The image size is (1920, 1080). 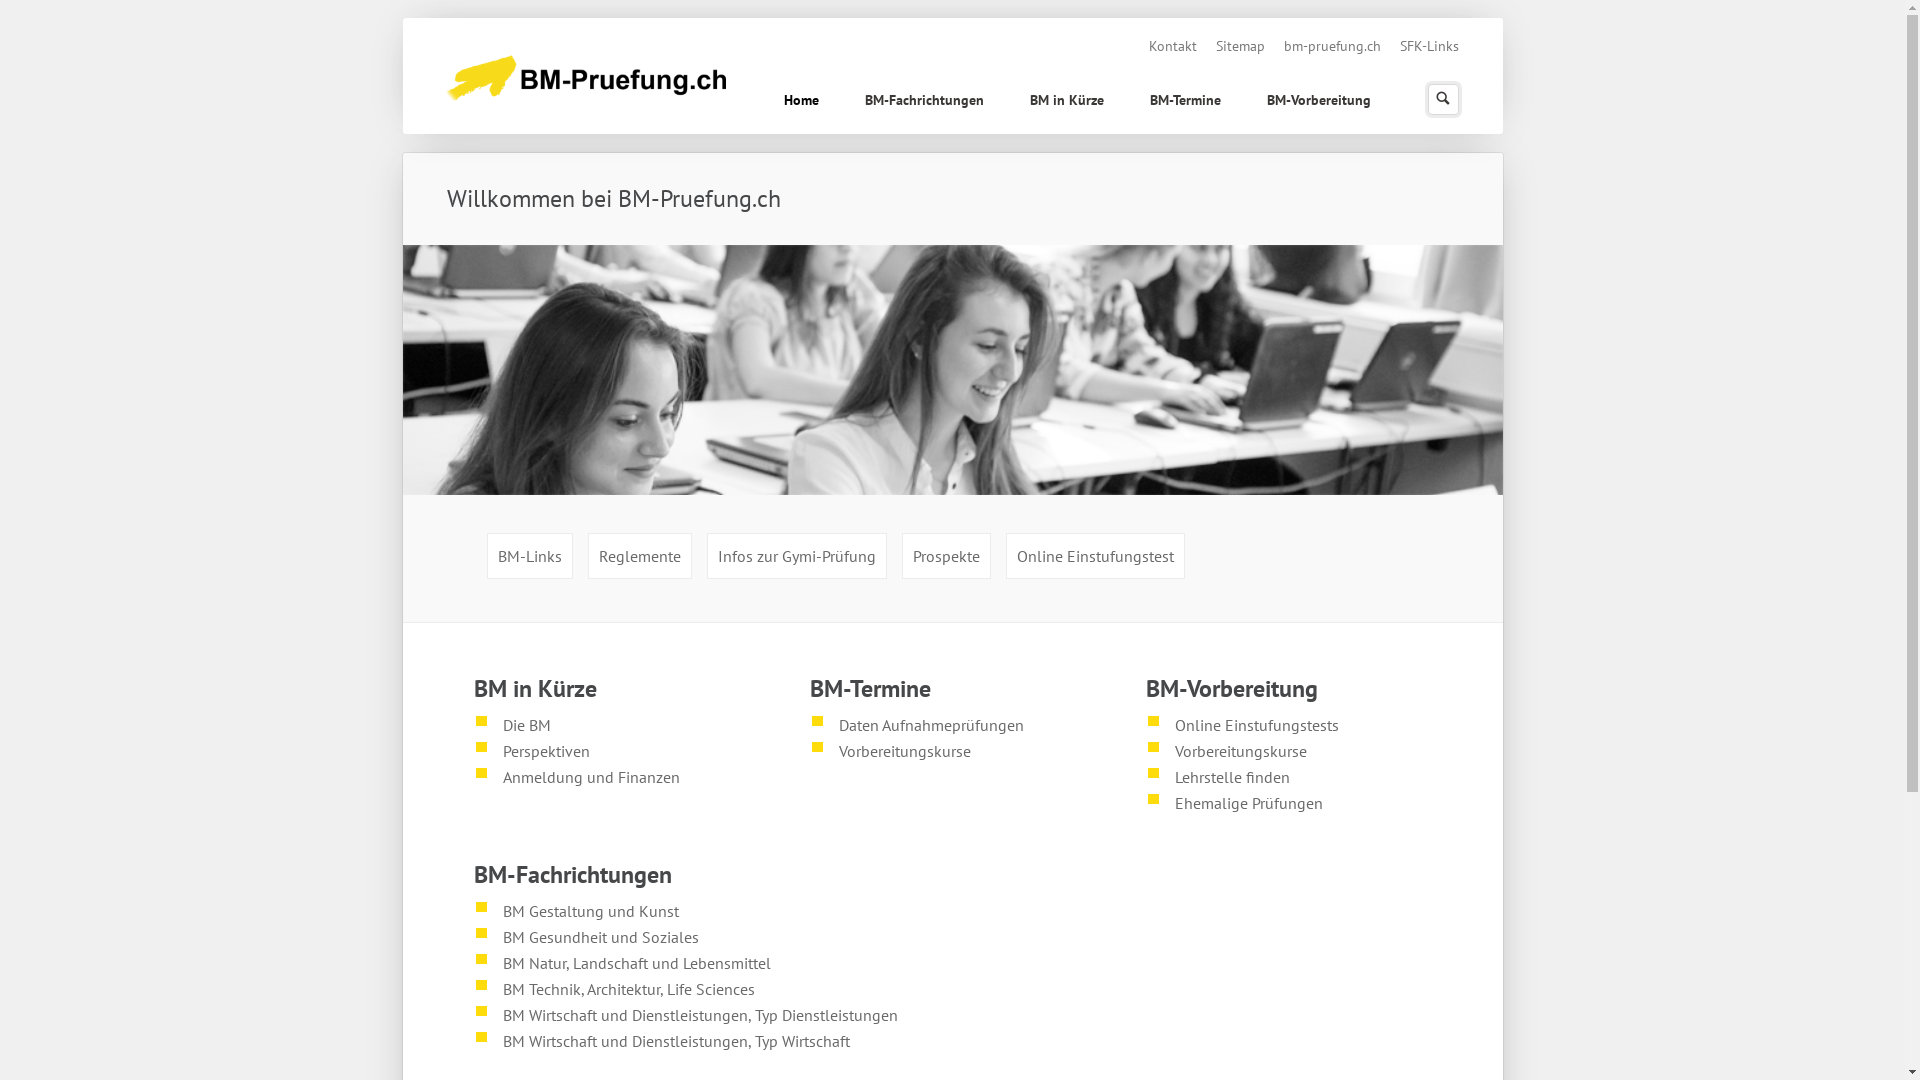 What do you see at coordinates (636, 962) in the screenshot?
I see `'BM Natur, Landschaft und Lebensmittel'` at bounding box center [636, 962].